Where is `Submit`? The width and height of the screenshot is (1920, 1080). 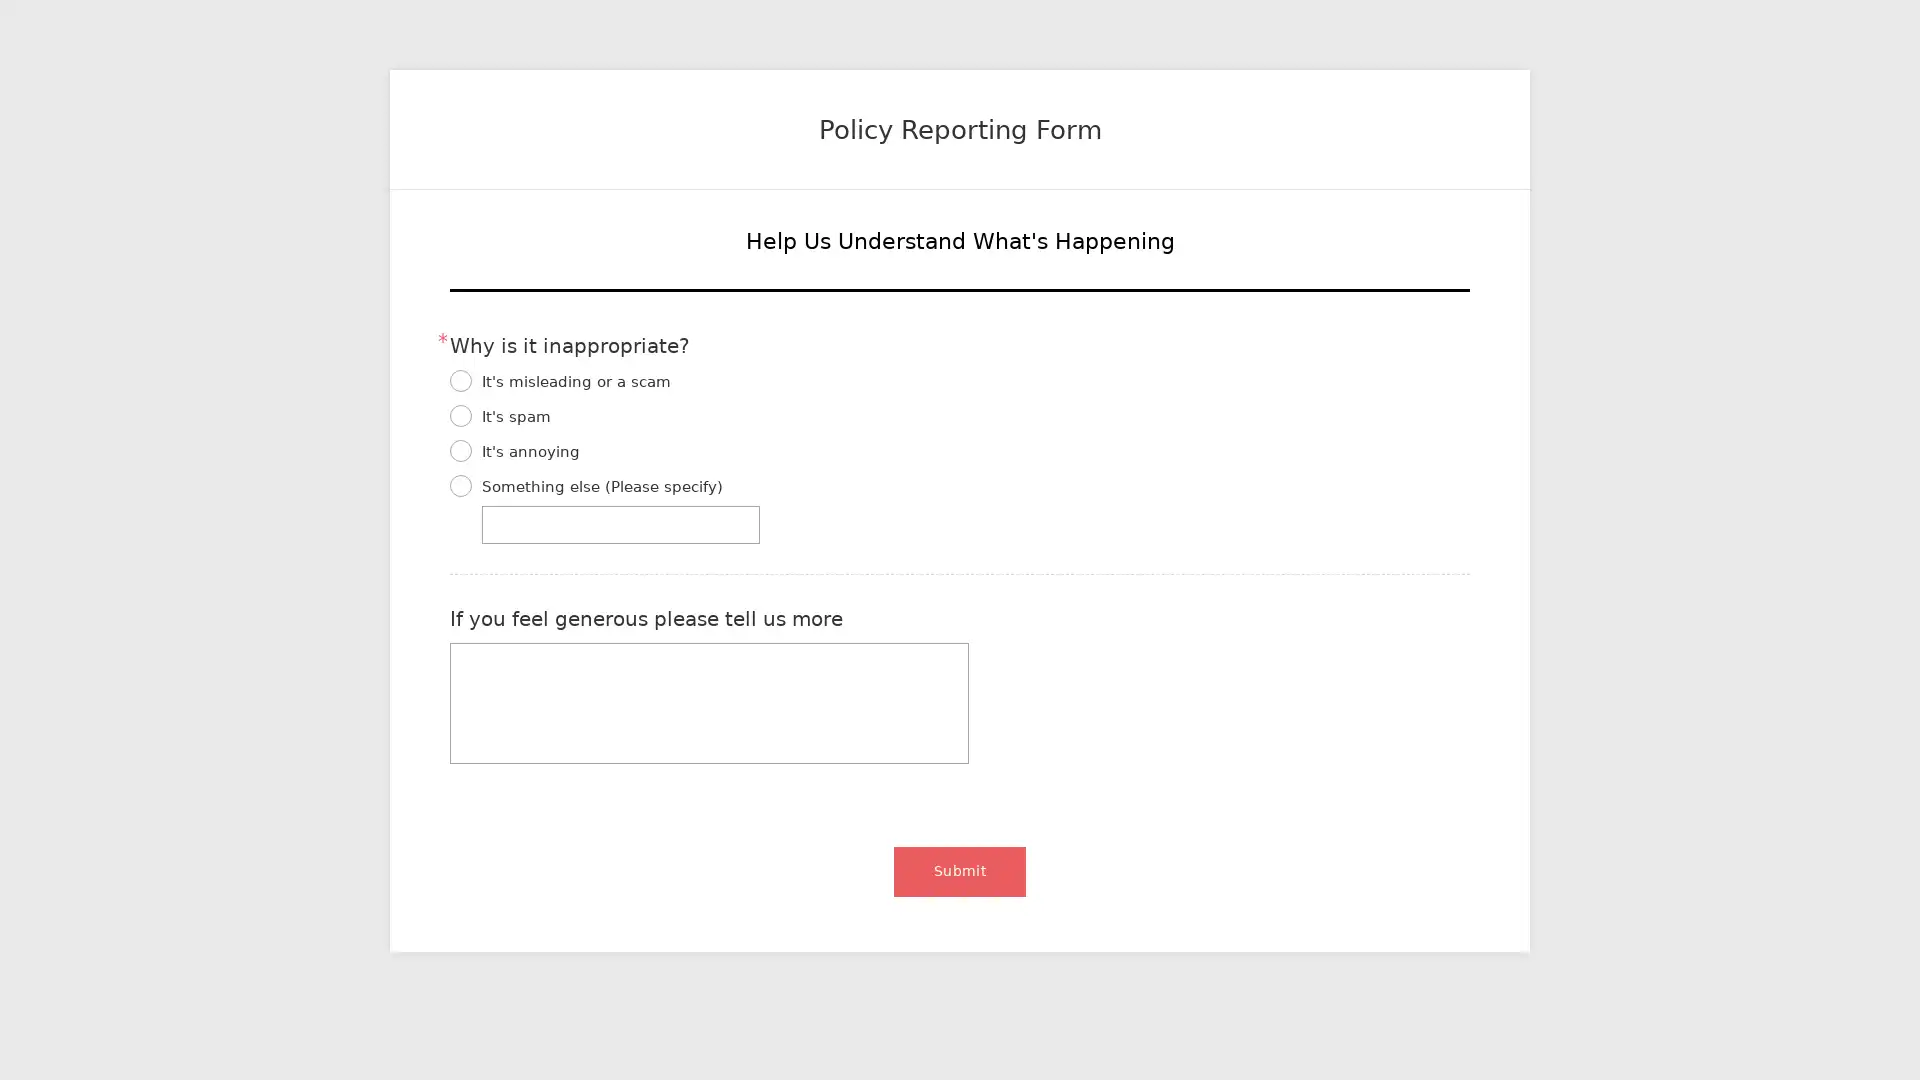 Submit is located at coordinates (958, 870).